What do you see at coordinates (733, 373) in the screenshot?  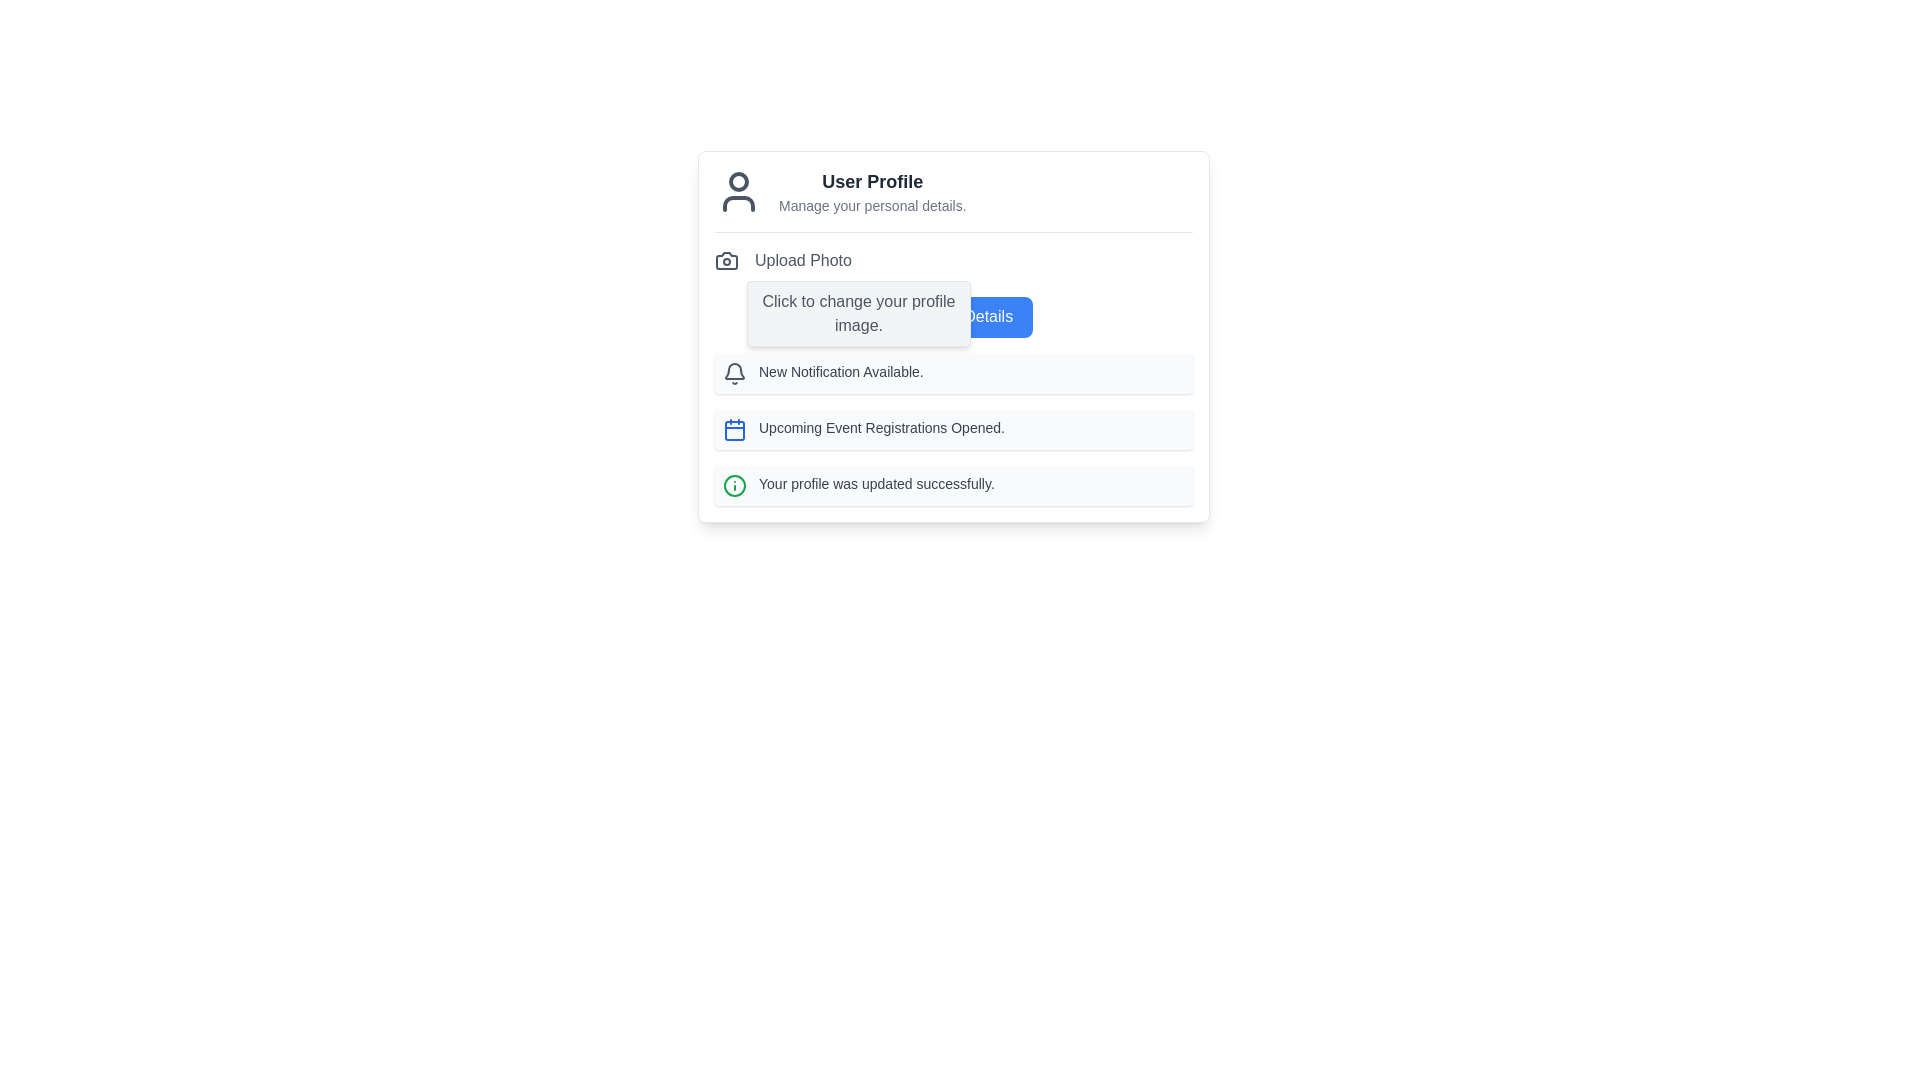 I see `the notification icon located in the top-left corner of the notification bar, preceding the text 'New Notification Available.'` at bounding box center [733, 373].